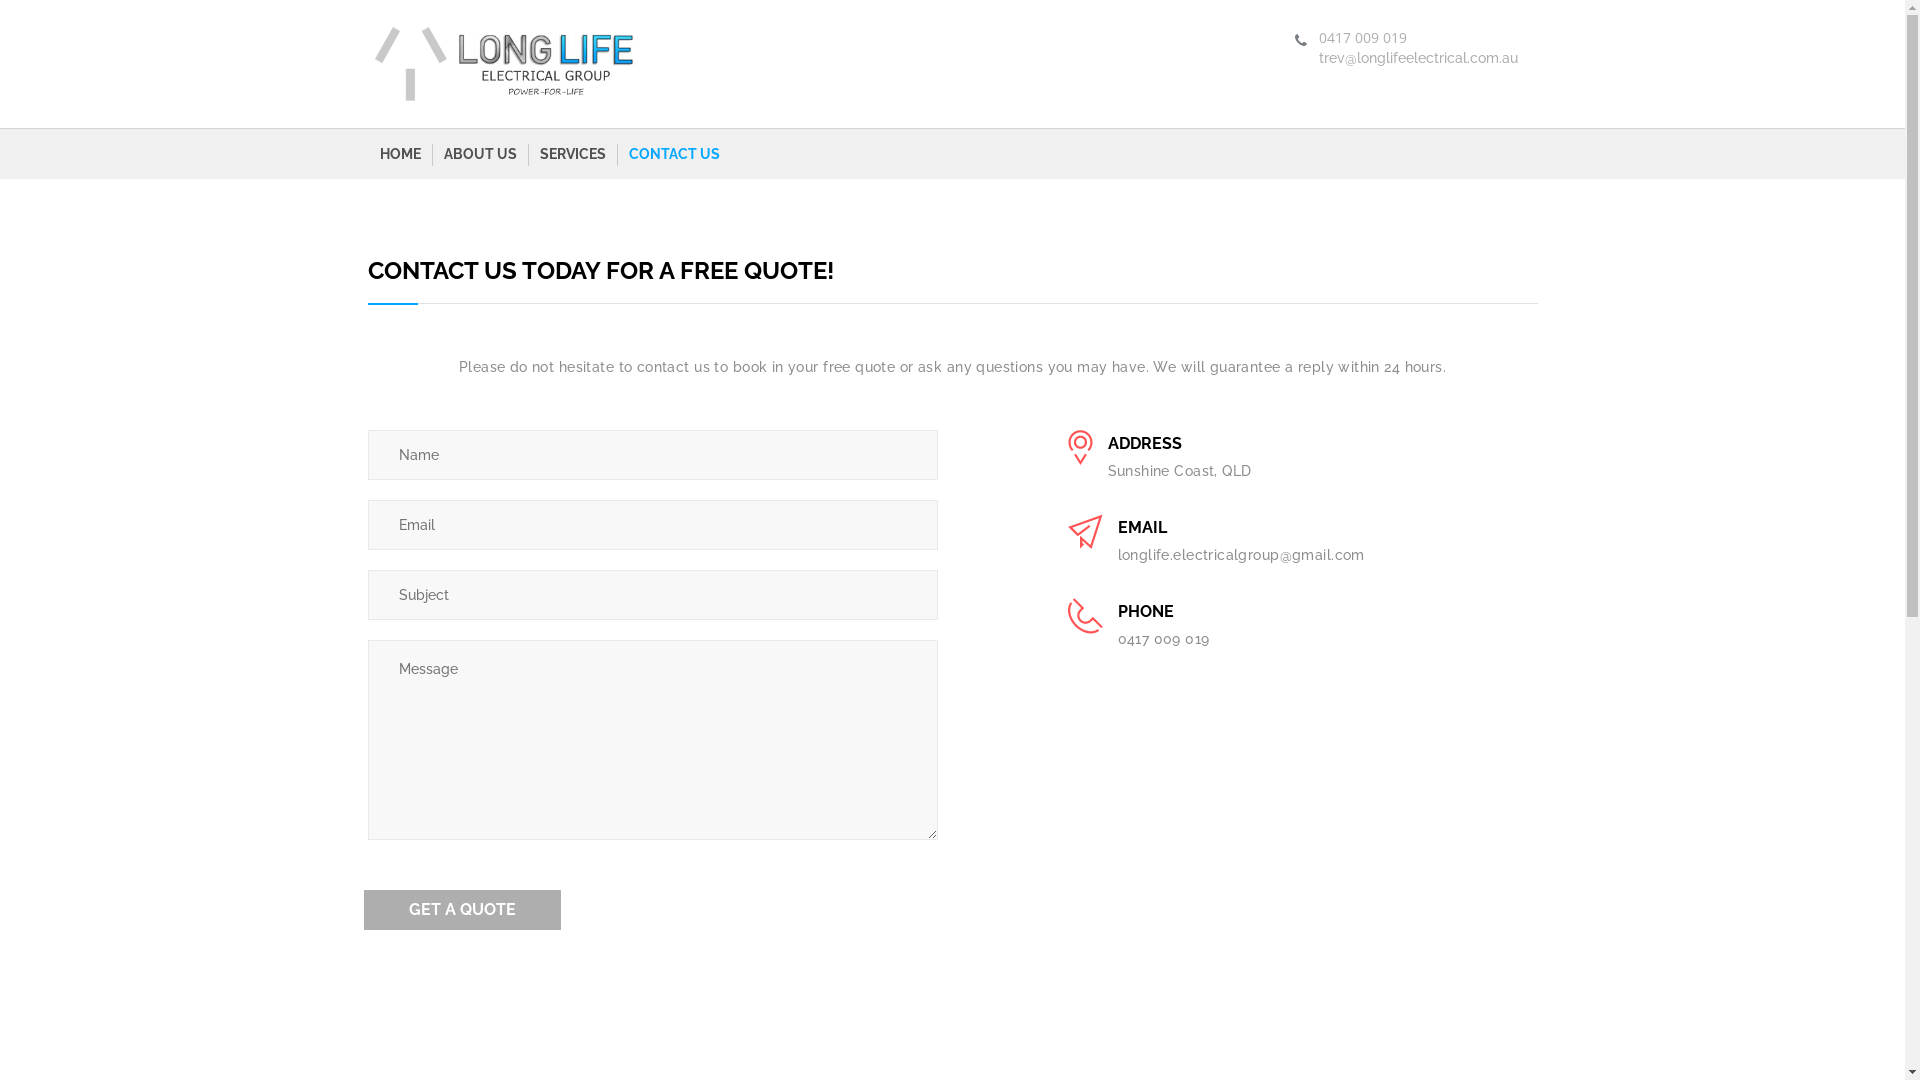  I want to click on 'trev@longlifeelectrical.com.au', so click(1416, 56).